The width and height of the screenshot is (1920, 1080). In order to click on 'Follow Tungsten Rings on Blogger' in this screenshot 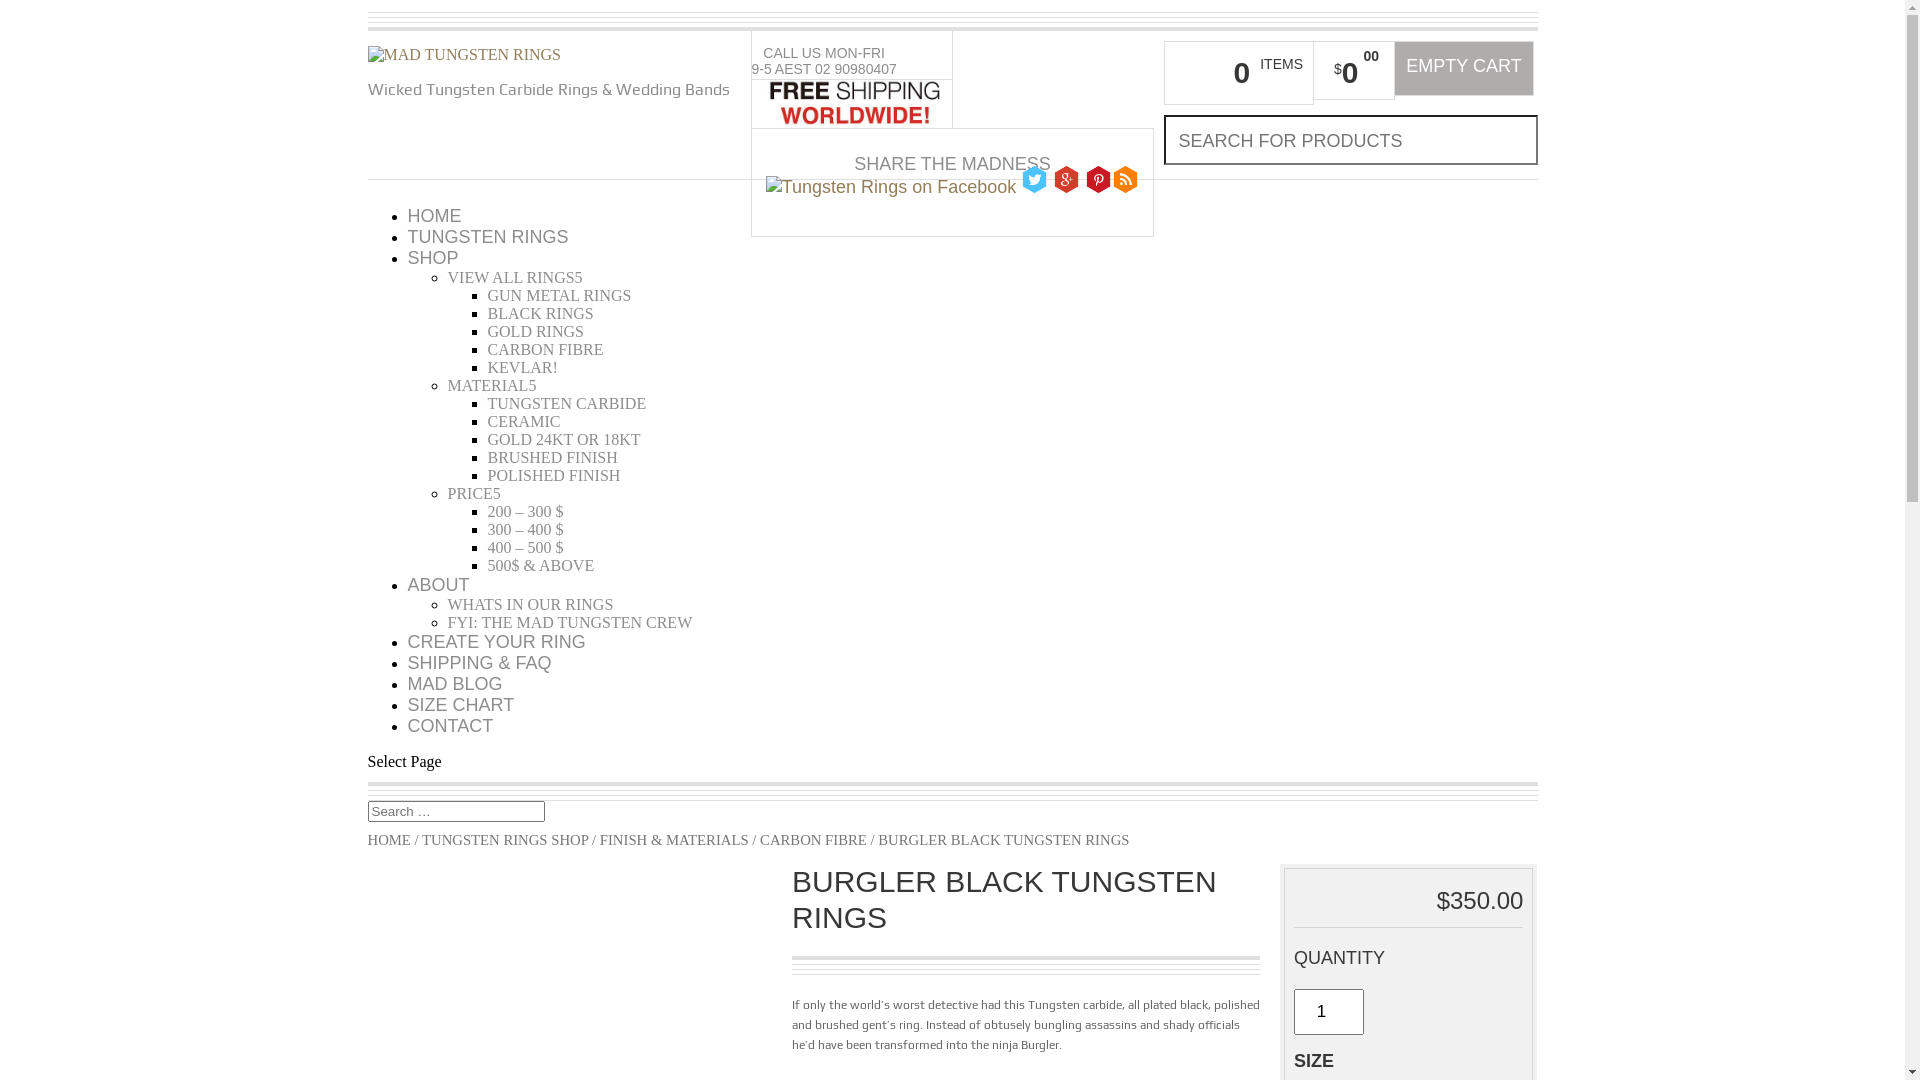, I will do `click(1125, 178)`.